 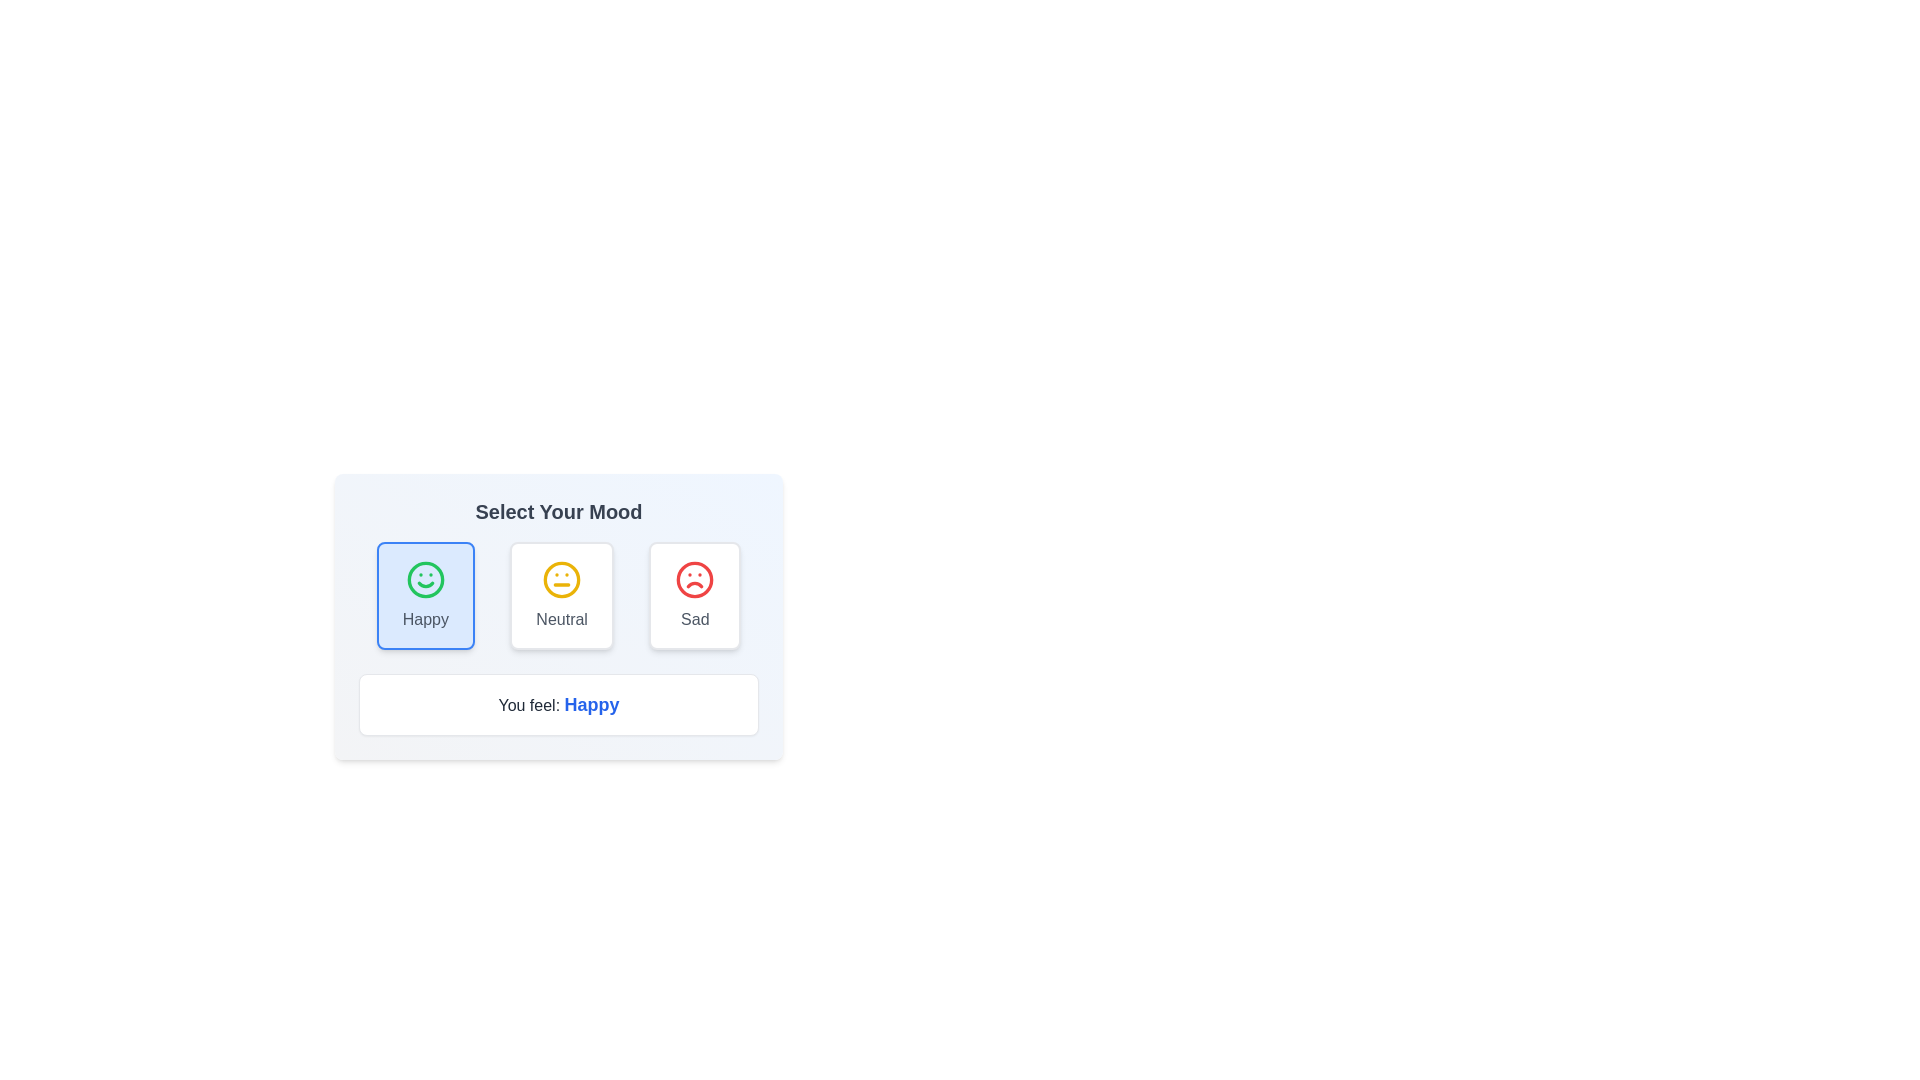 What do you see at coordinates (695, 619) in the screenshot?
I see `the static textual label displaying 'Sad', which is located below the red frowning face icon in the third mood selection option in the 'Select Your Mood' interface` at bounding box center [695, 619].